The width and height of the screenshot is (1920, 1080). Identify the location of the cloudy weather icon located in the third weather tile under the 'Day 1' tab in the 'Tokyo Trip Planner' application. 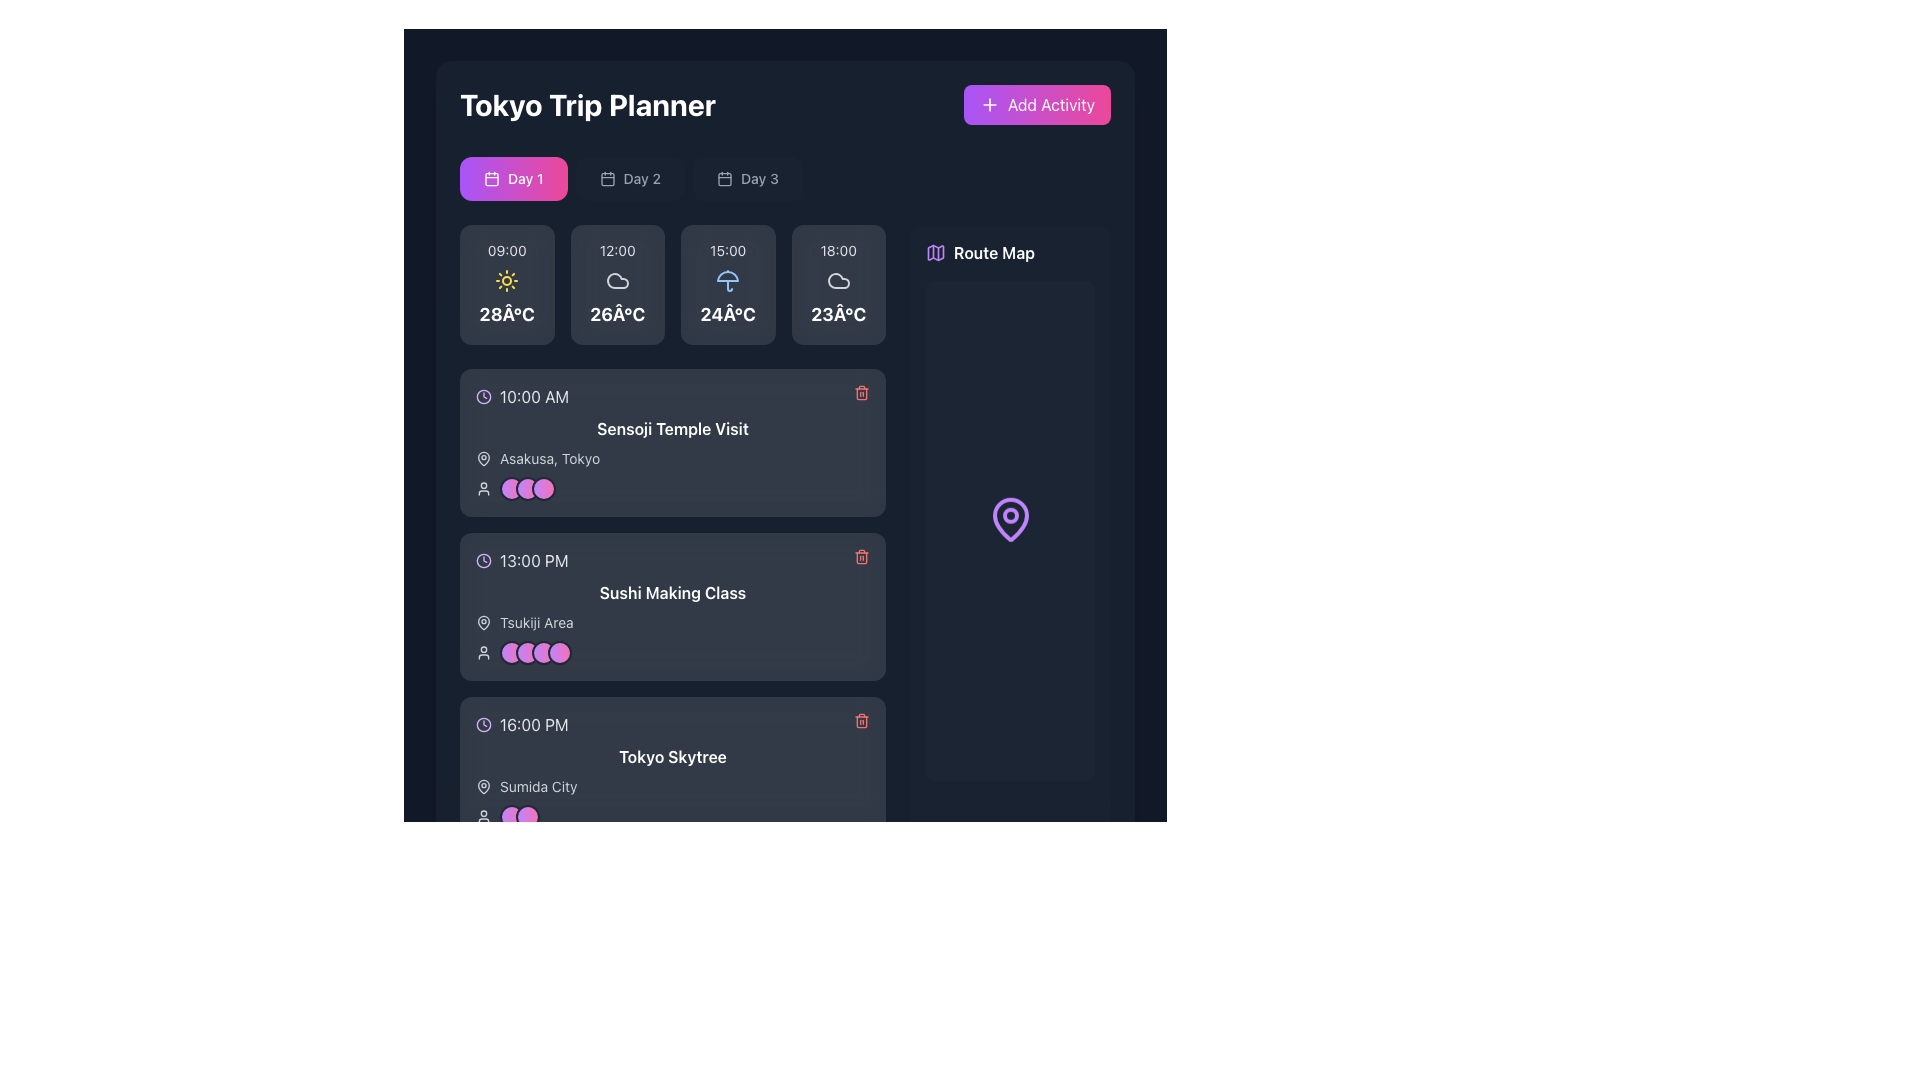
(838, 281).